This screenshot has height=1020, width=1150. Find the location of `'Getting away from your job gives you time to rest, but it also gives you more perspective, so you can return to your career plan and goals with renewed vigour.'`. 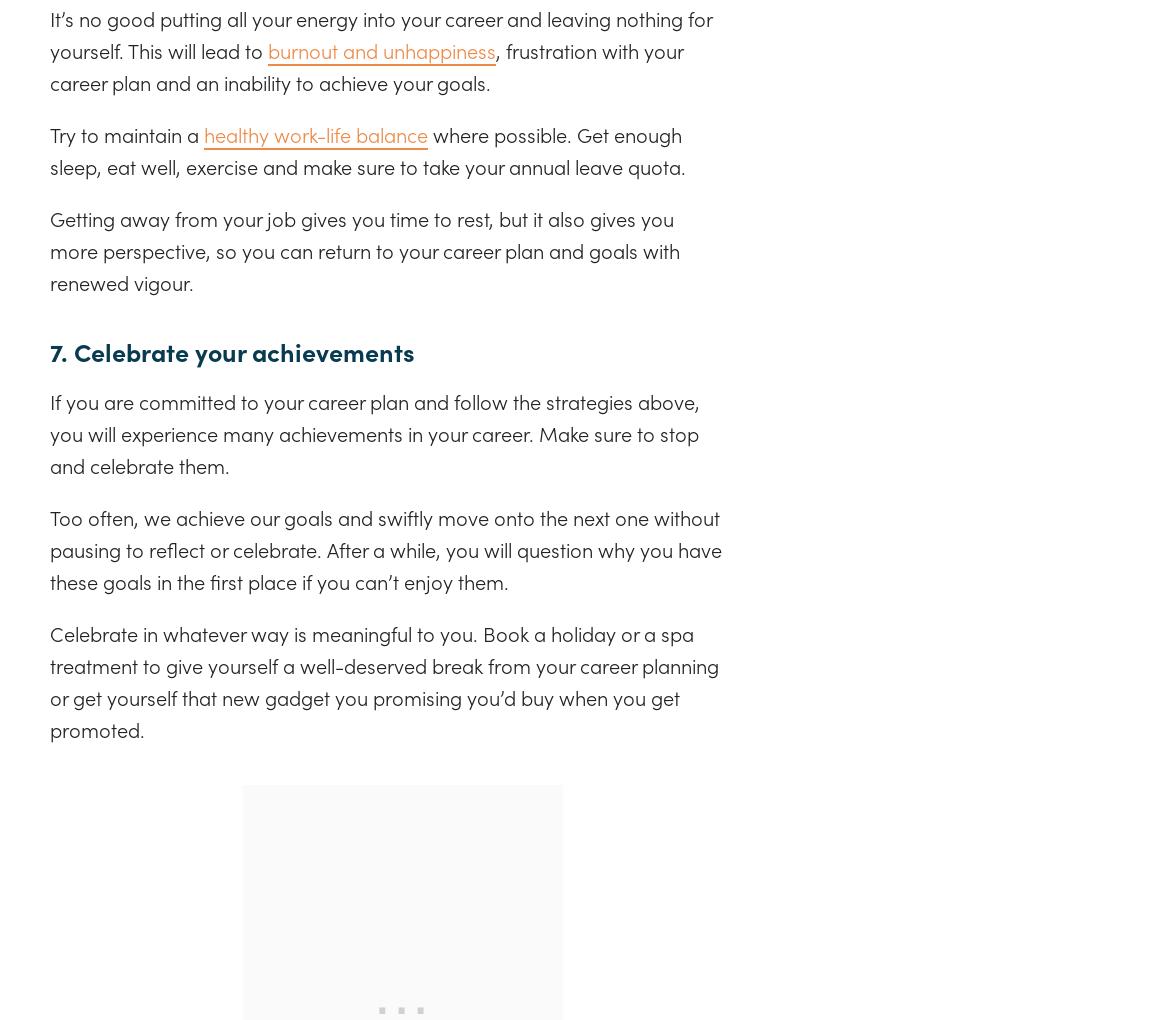

'Getting away from your job gives you time to rest, but it also gives you more perspective, so you can return to your career plan and goals with renewed vigour.' is located at coordinates (365, 248).